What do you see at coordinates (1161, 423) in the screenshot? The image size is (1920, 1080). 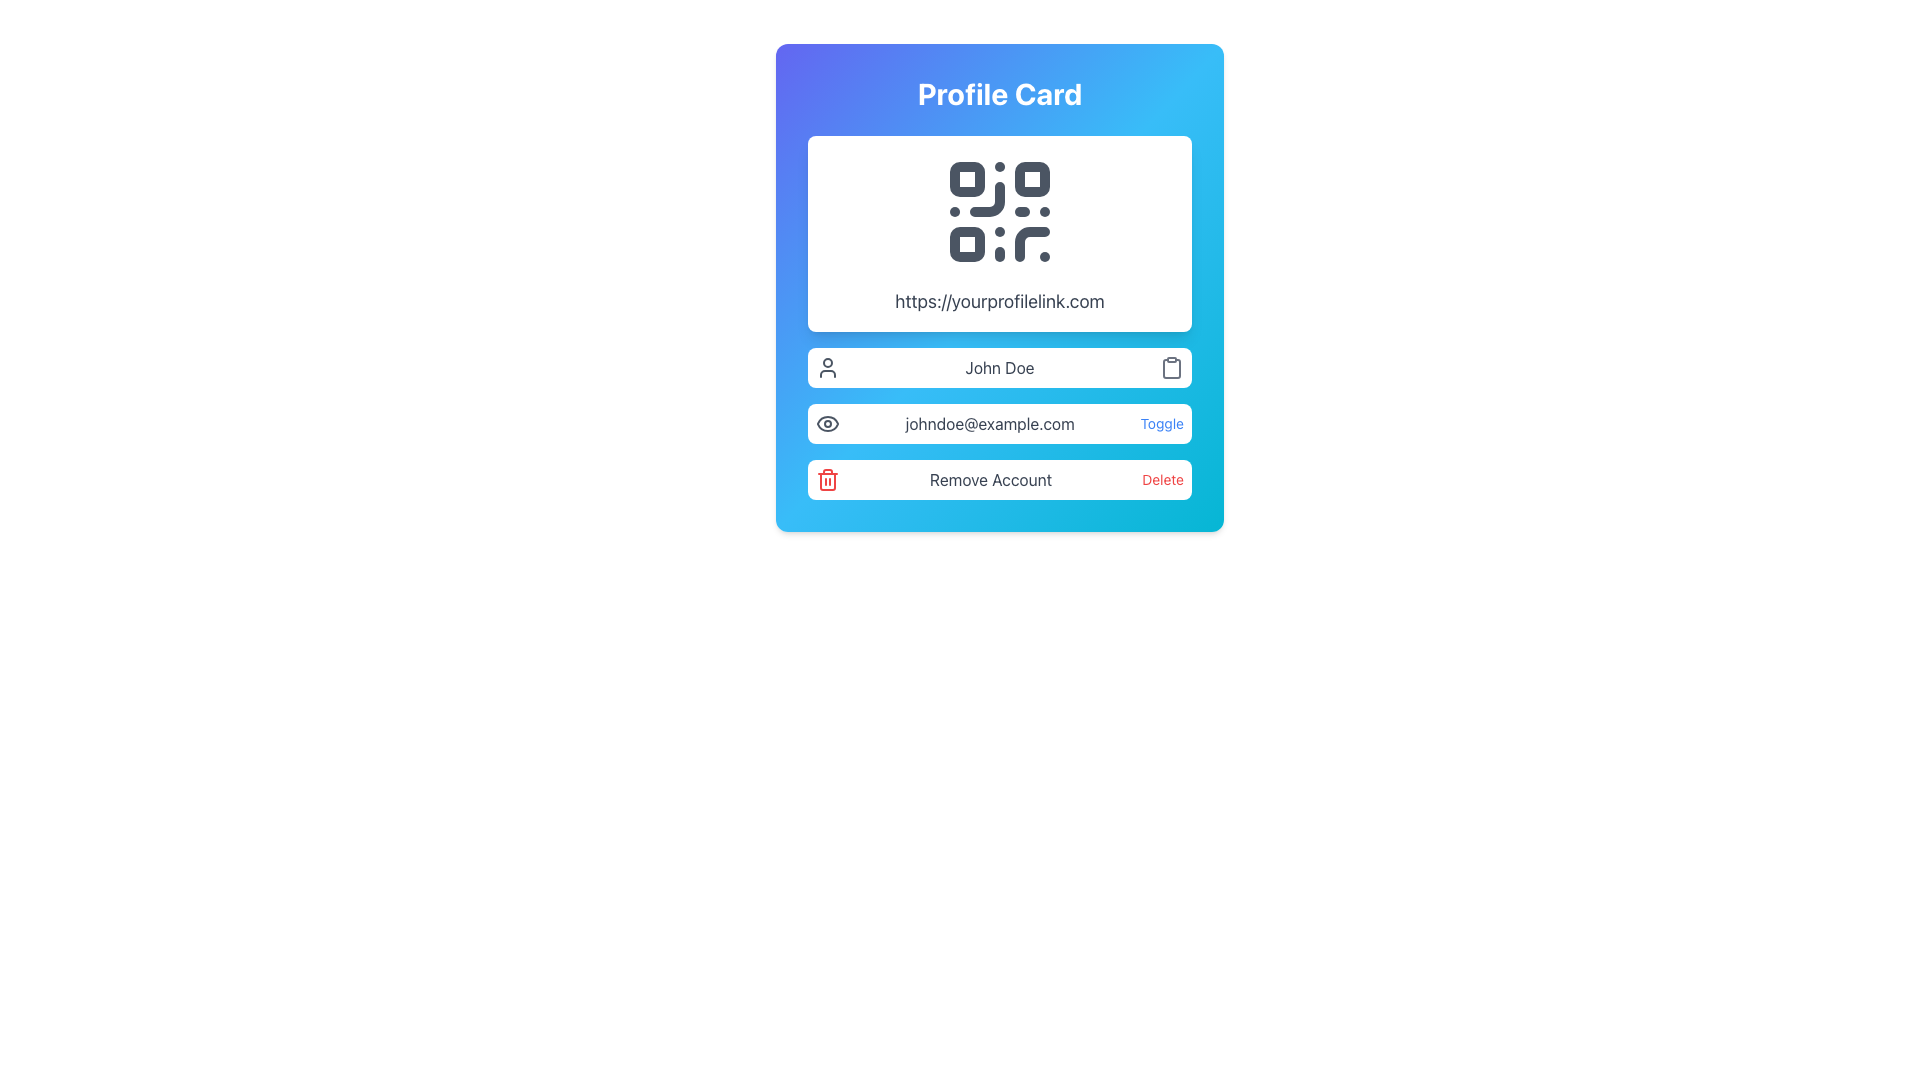 I see `the text button or label that toggles the feature associated with the email address 'johndoe@example.com'` at bounding box center [1161, 423].